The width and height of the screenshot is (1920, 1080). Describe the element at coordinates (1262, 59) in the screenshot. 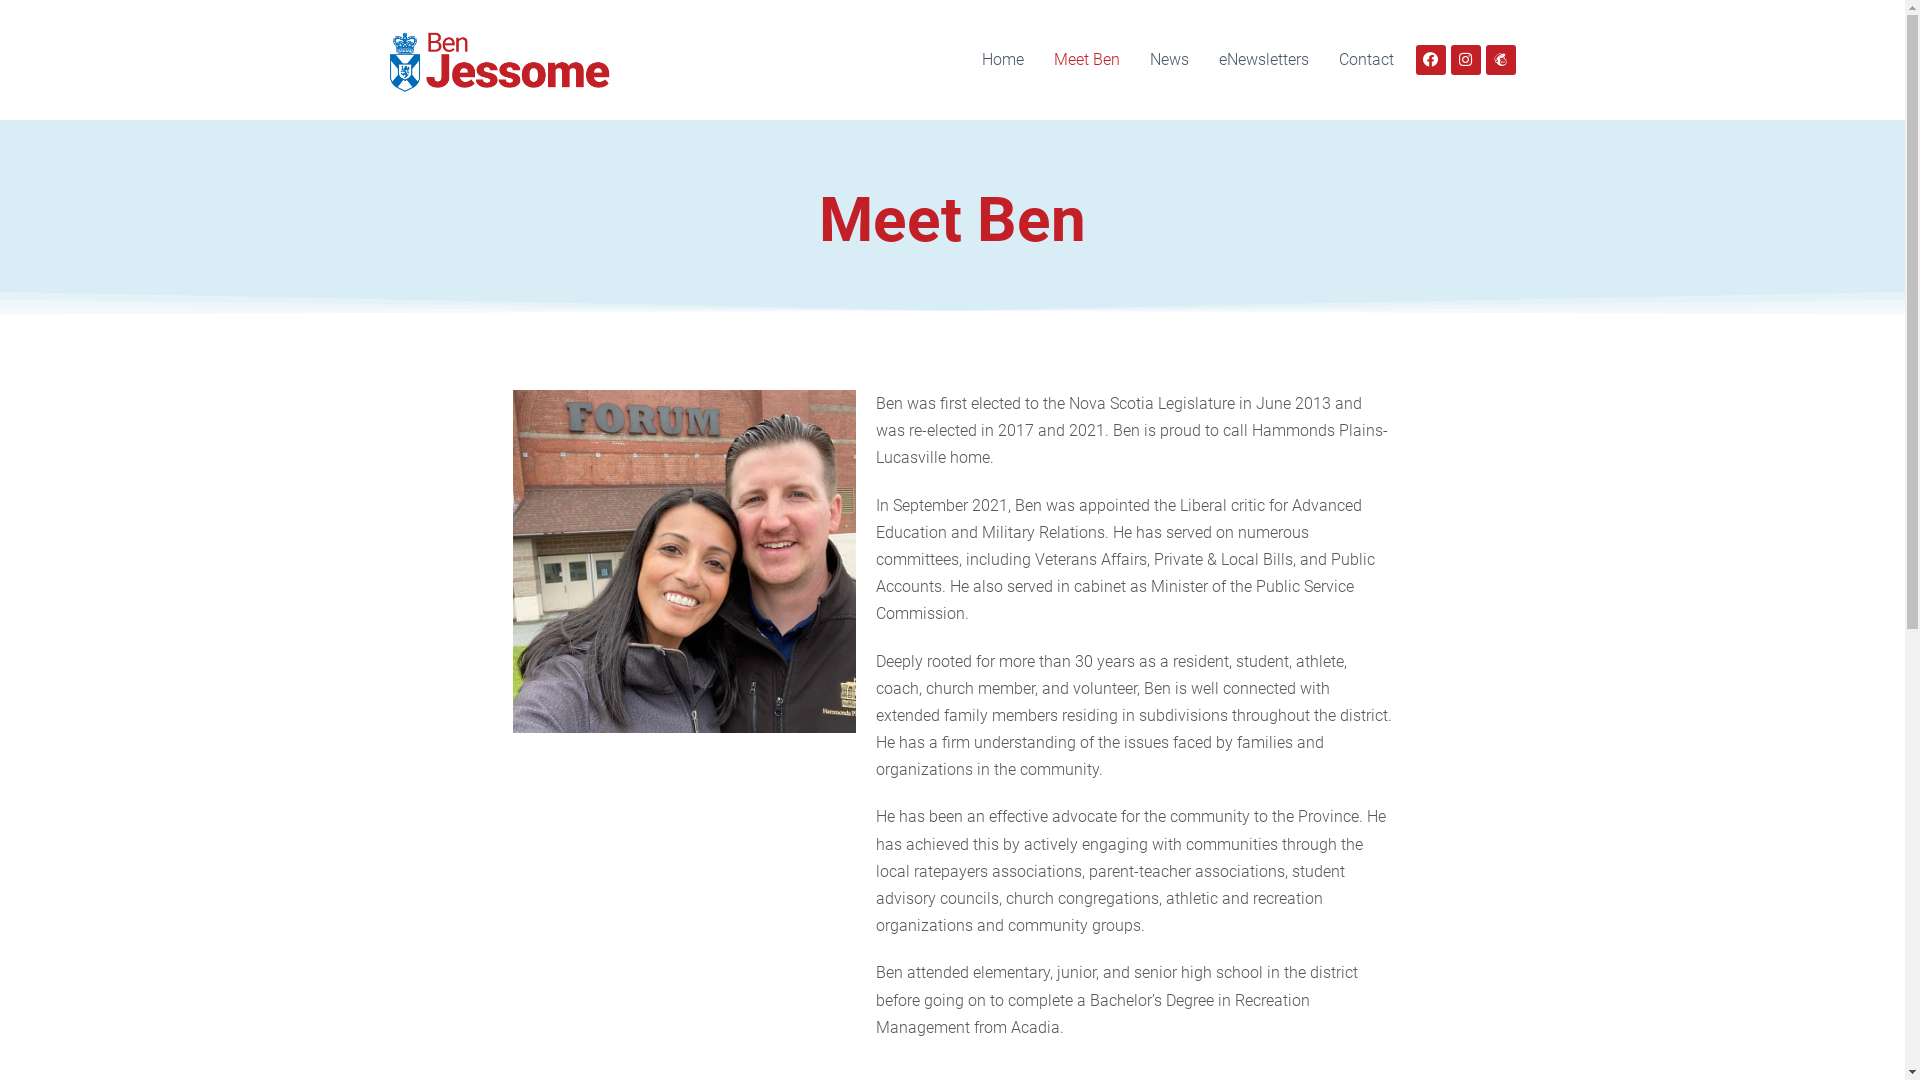

I see `'eNewsletters'` at that location.